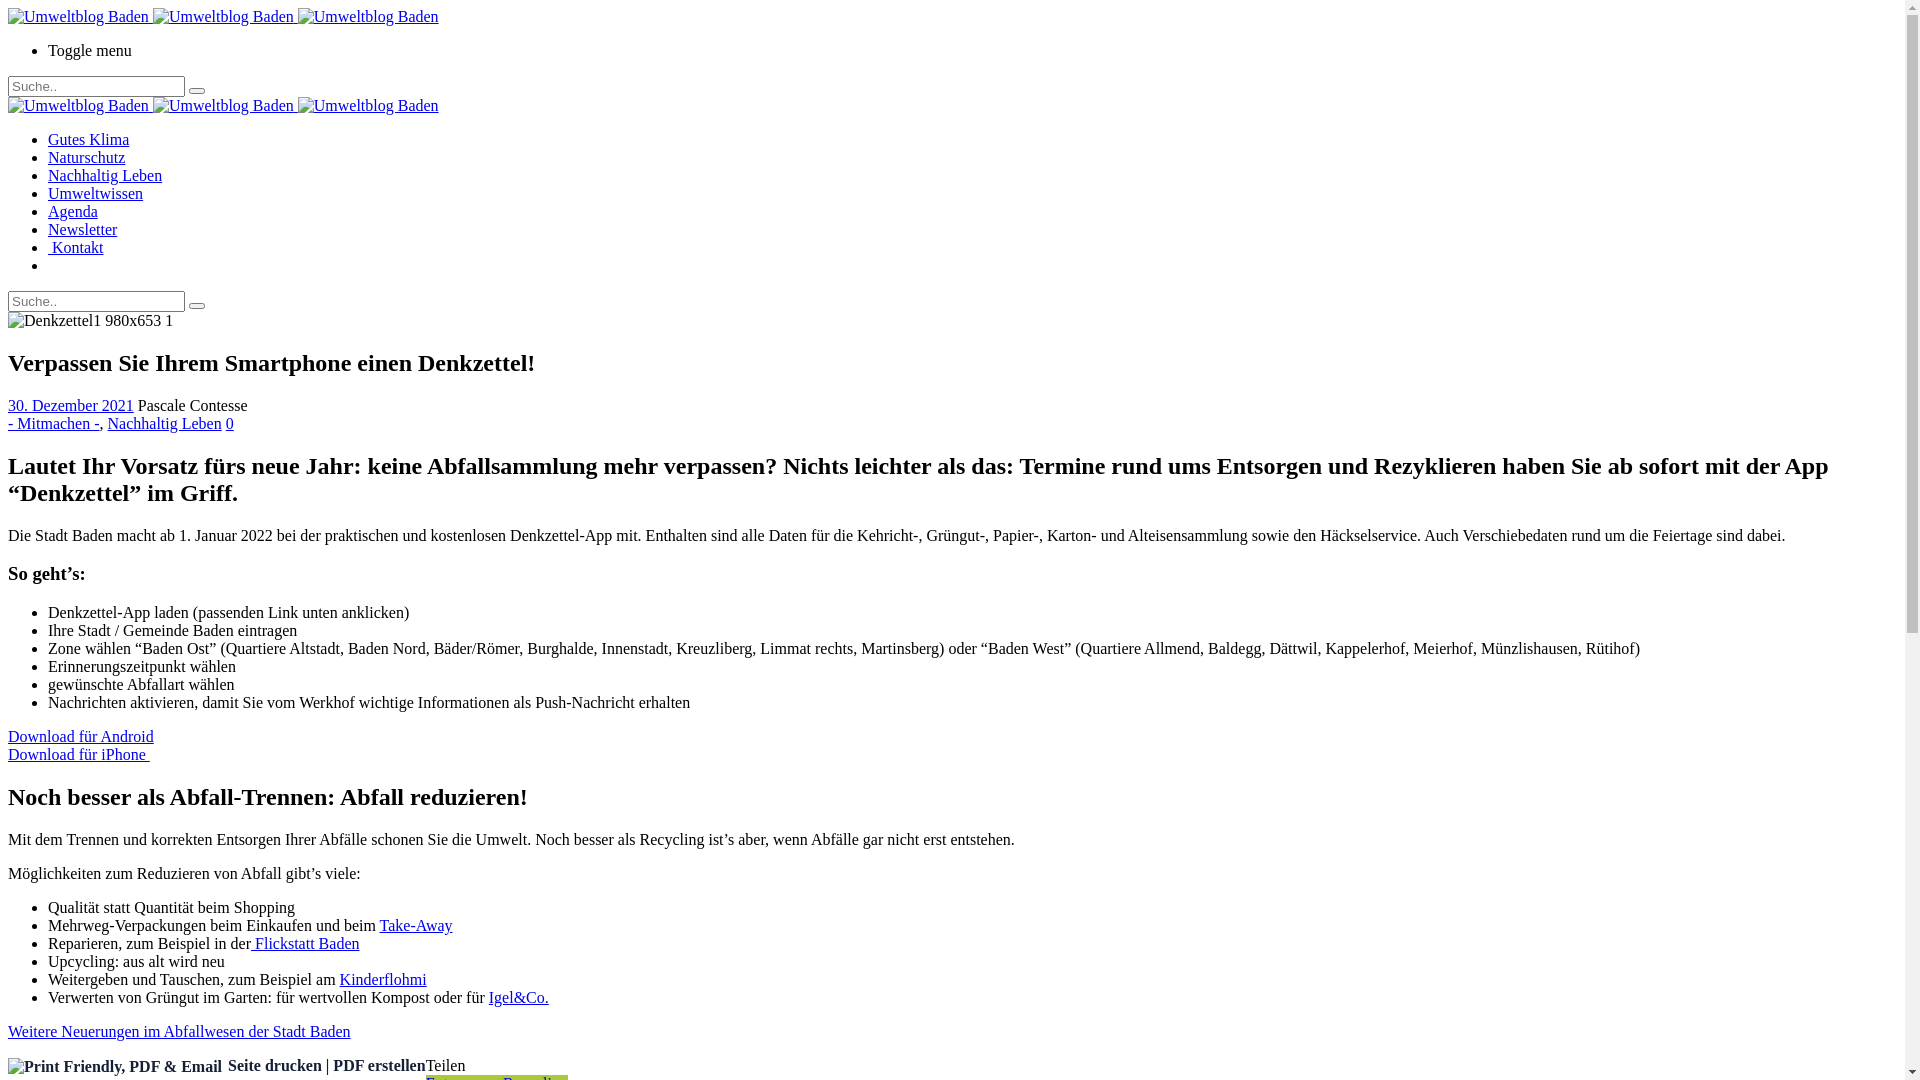 This screenshot has height=1080, width=1920. I want to click on ' Kontakt', so click(76, 246).